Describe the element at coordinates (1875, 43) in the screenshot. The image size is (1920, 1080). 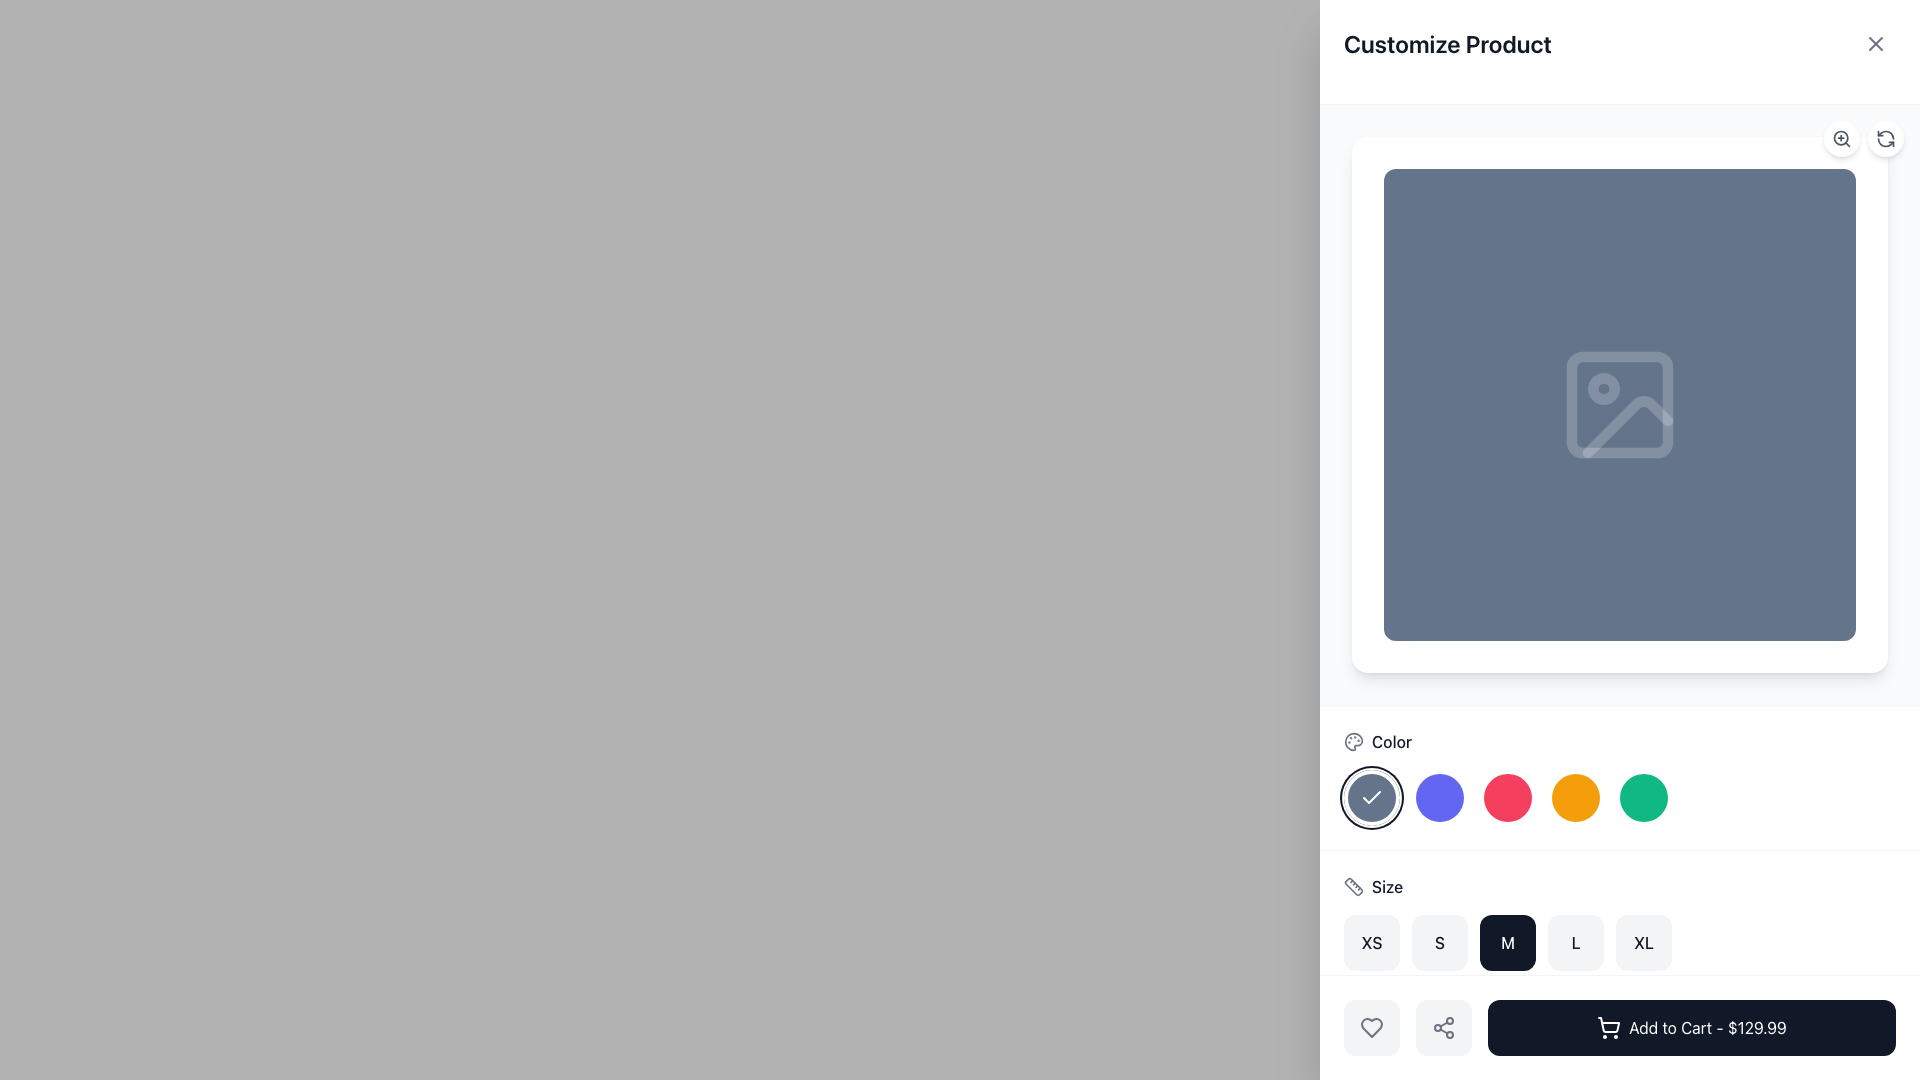
I see `the gray 'X' icon button located at the top-right corner of the 'Customize Product' panel` at that location.